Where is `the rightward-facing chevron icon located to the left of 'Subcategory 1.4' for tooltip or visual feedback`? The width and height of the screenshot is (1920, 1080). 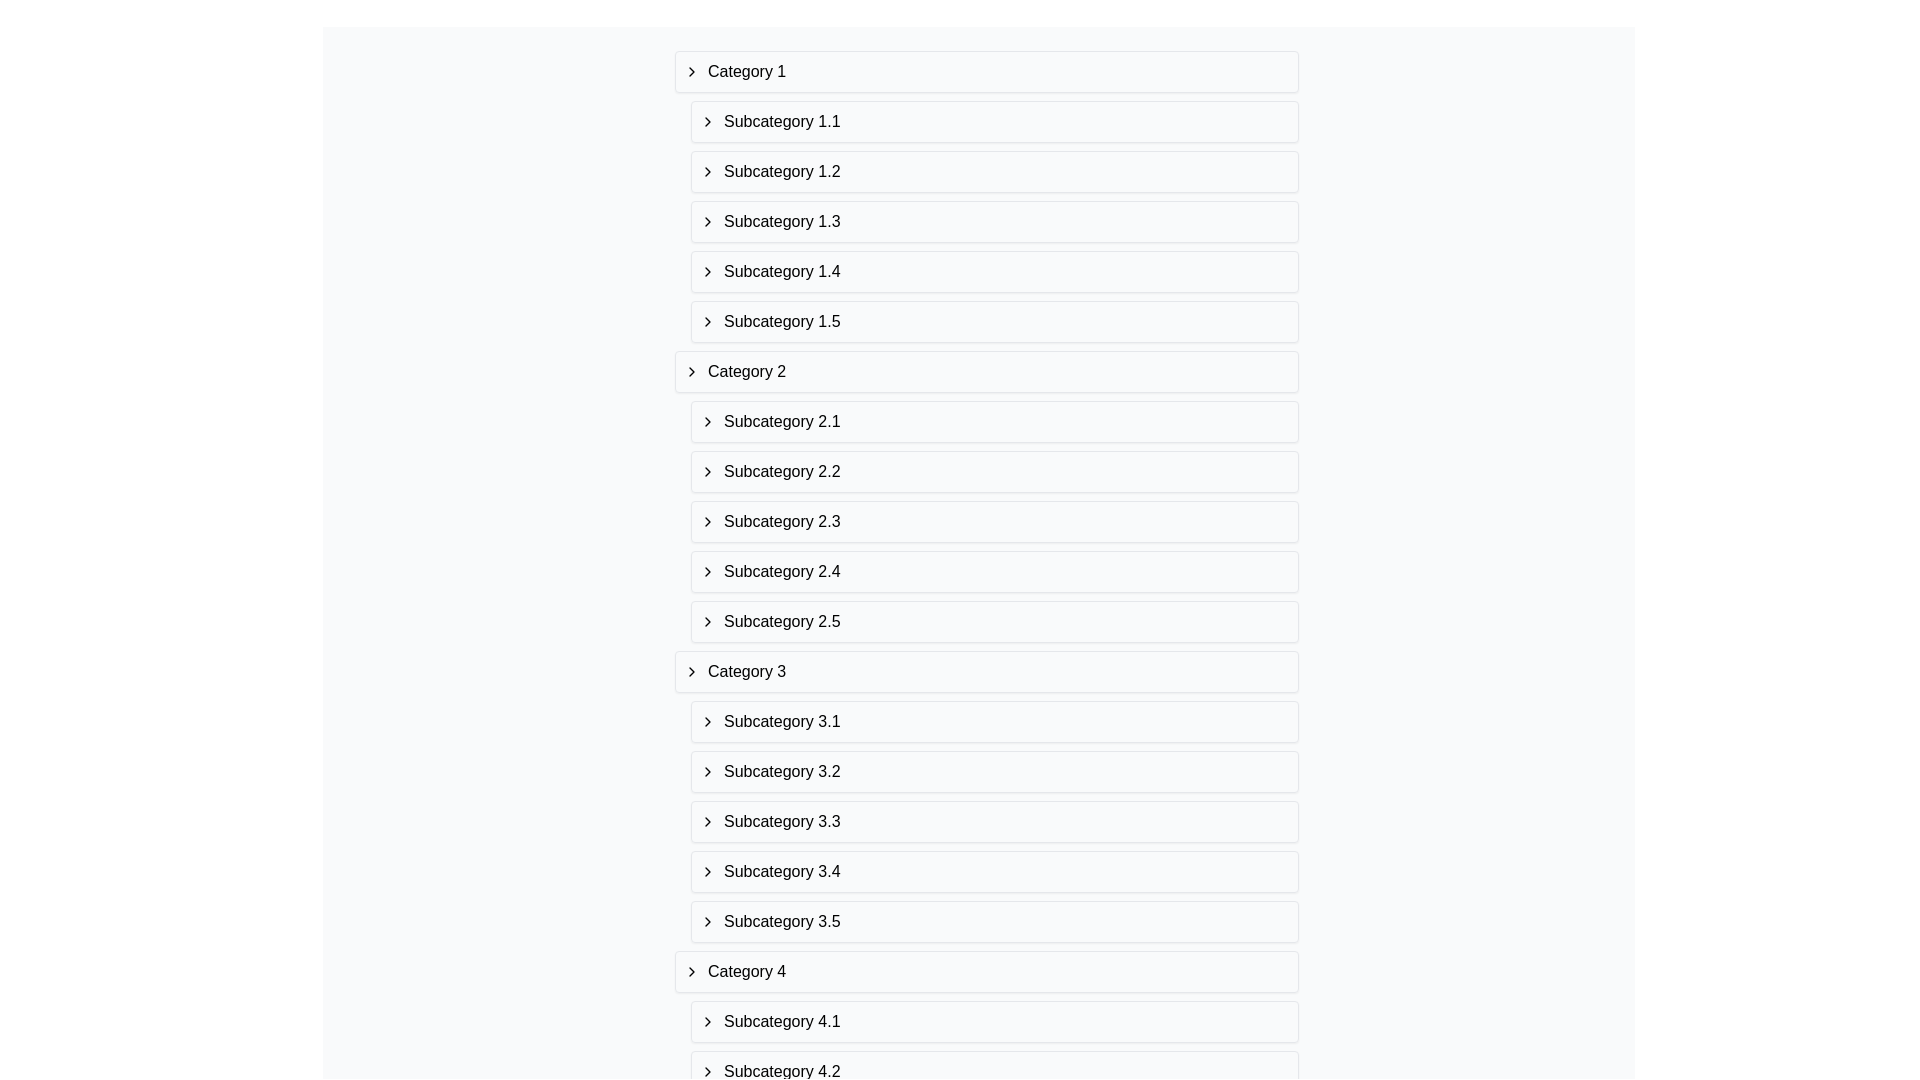 the rightward-facing chevron icon located to the left of 'Subcategory 1.4' for tooltip or visual feedback is located at coordinates (708, 272).